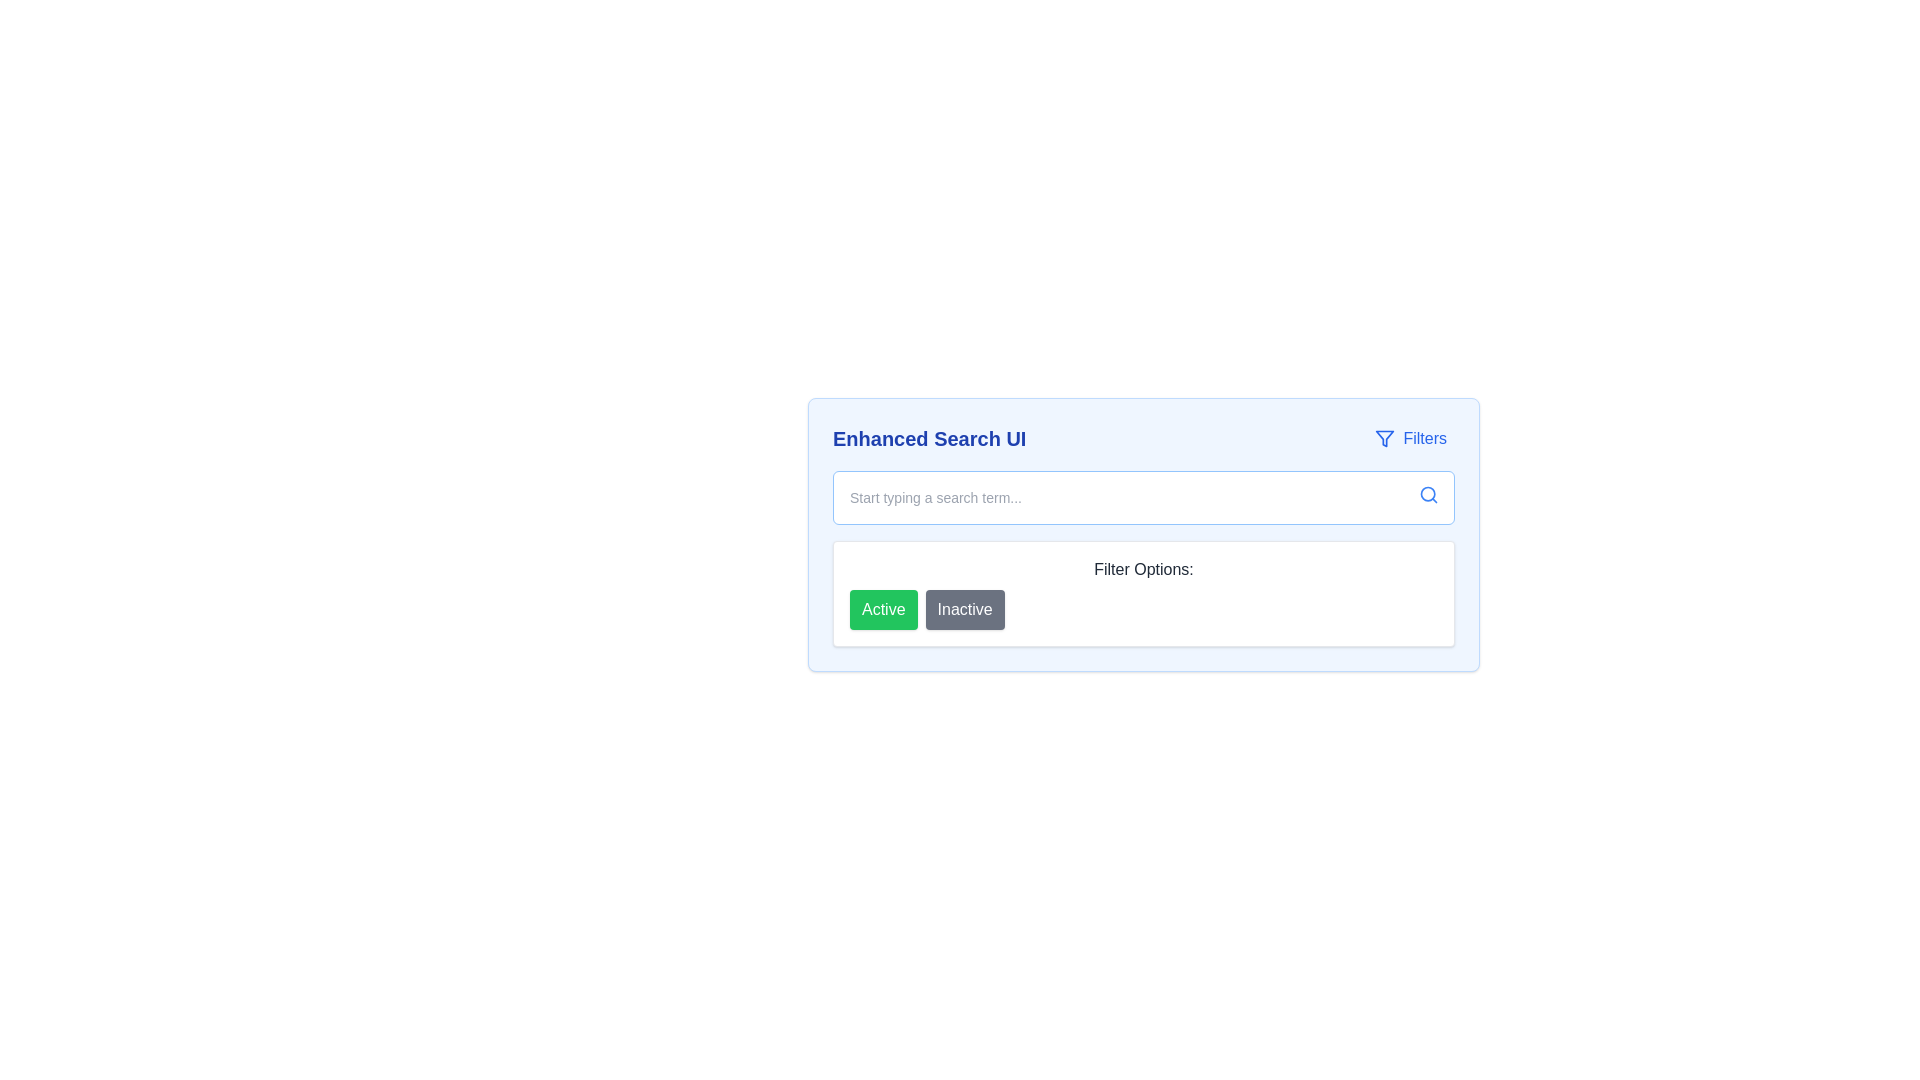  I want to click on the search icon element located on the far right side of the search bar, which serves as a visual cue for search functionality, so click(1428, 494).